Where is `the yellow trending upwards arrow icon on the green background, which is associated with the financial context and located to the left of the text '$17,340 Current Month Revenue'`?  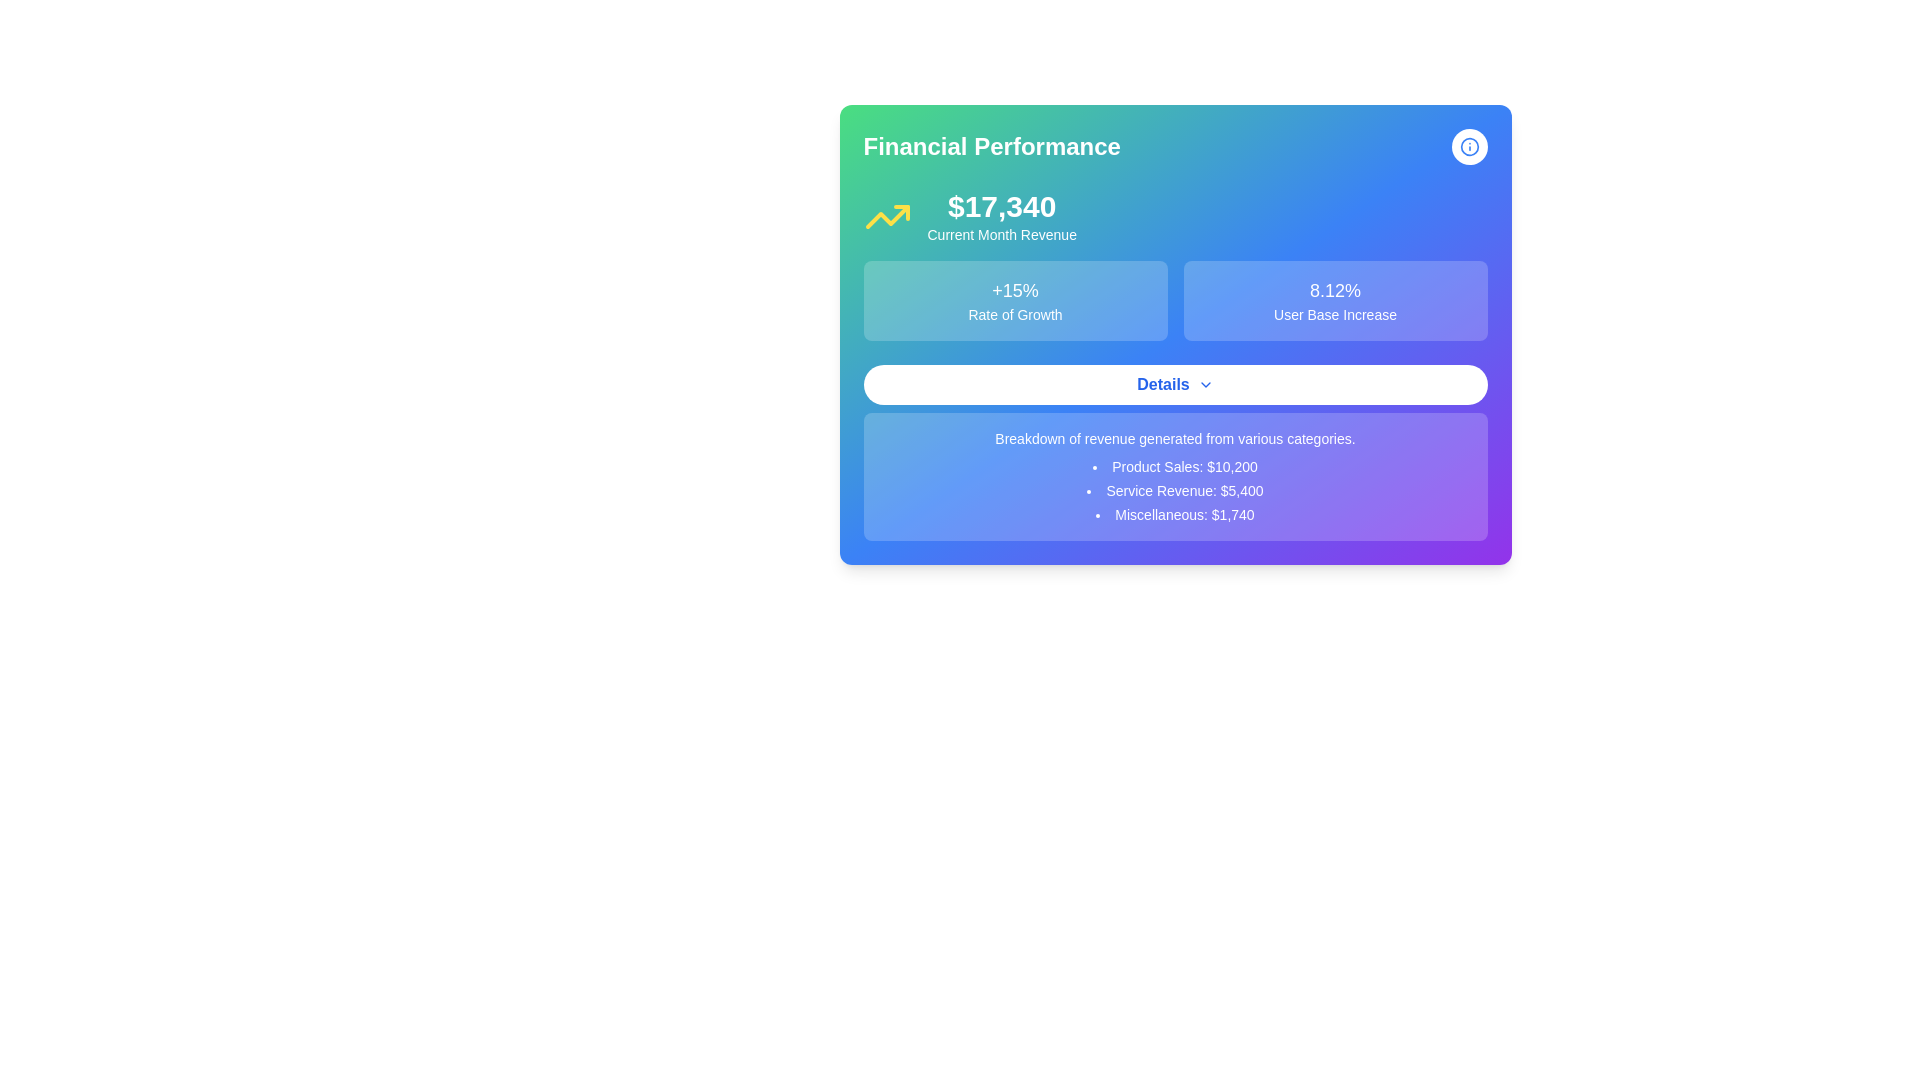 the yellow trending upwards arrow icon on the green background, which is associated with the financial context and located to the left of the text '$17,340 Current Month Revenue' is located at coordinates (886, 216).